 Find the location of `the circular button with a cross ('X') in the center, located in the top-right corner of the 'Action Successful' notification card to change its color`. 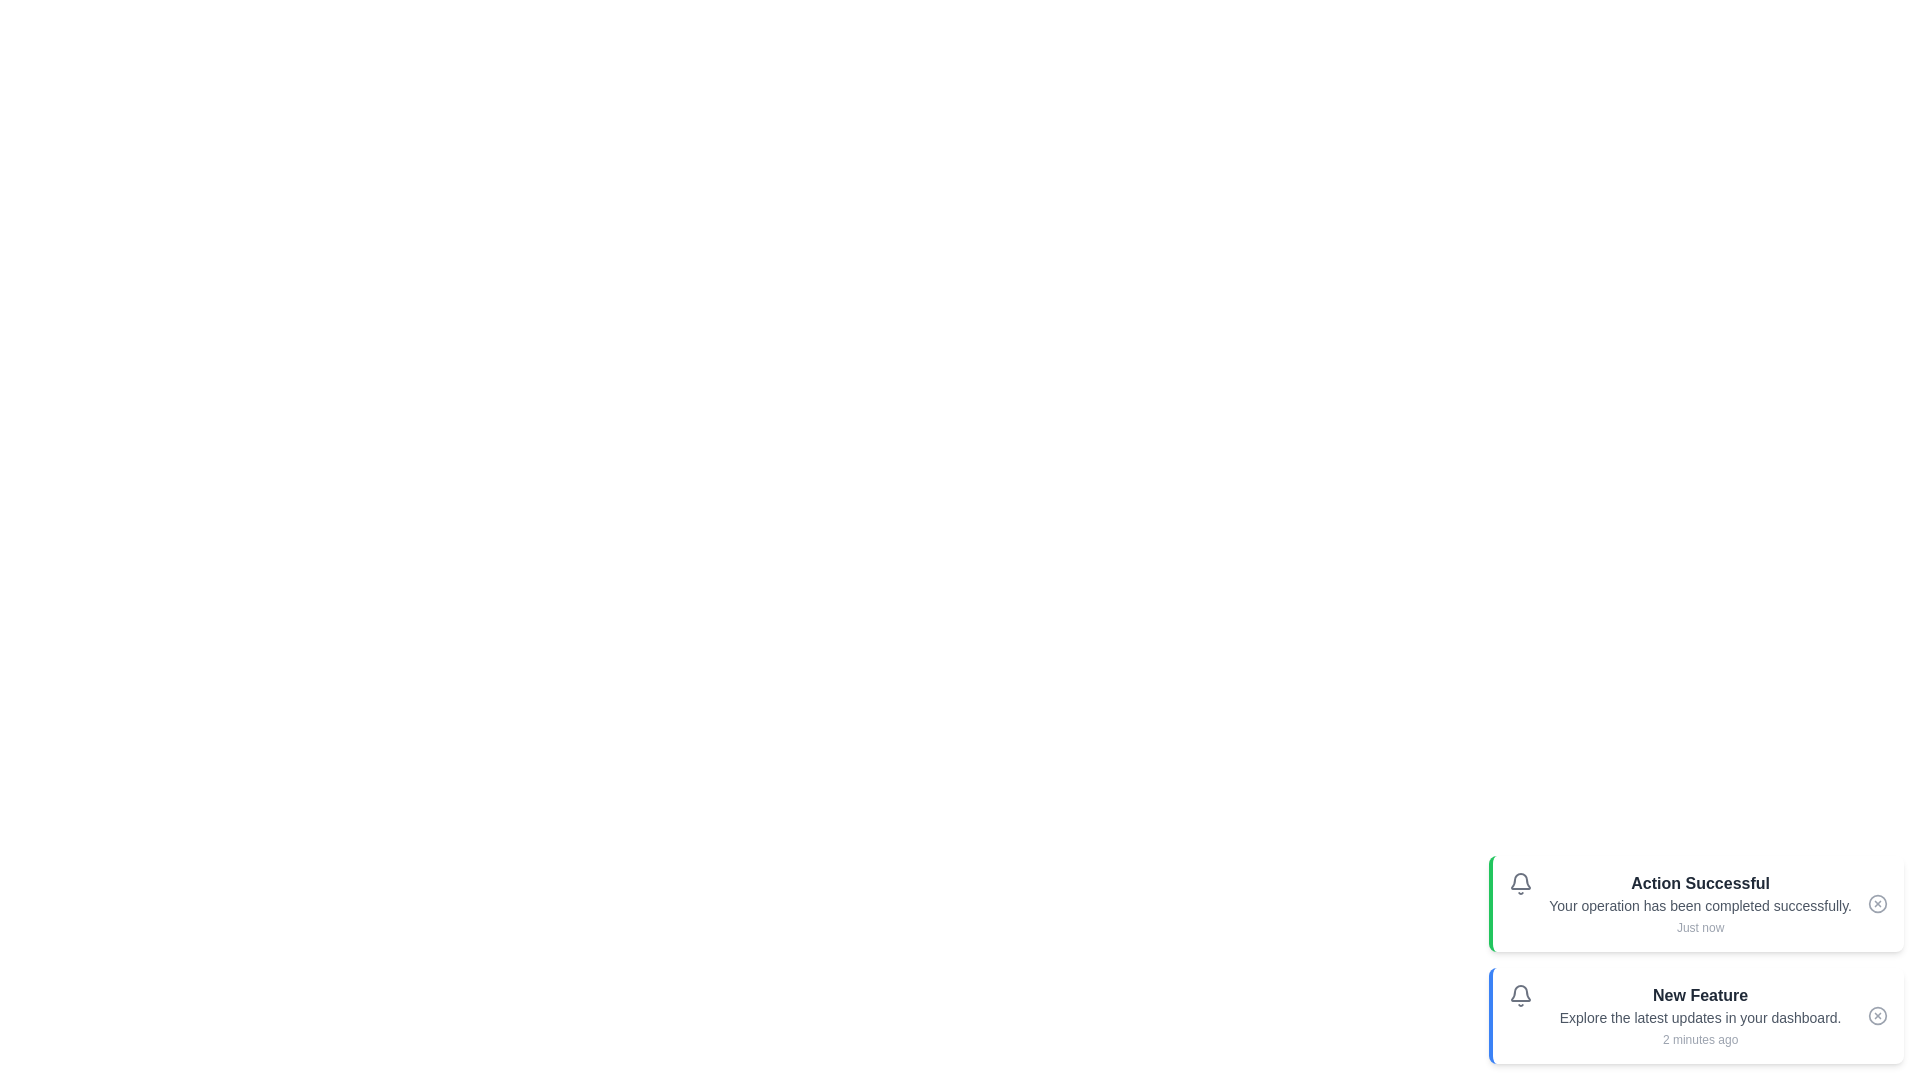

the circular button with a cross ('X') in the center, located in the top-right corner of the 'Action Successful' notification card to change its color is located at coordinates (1876, 903).